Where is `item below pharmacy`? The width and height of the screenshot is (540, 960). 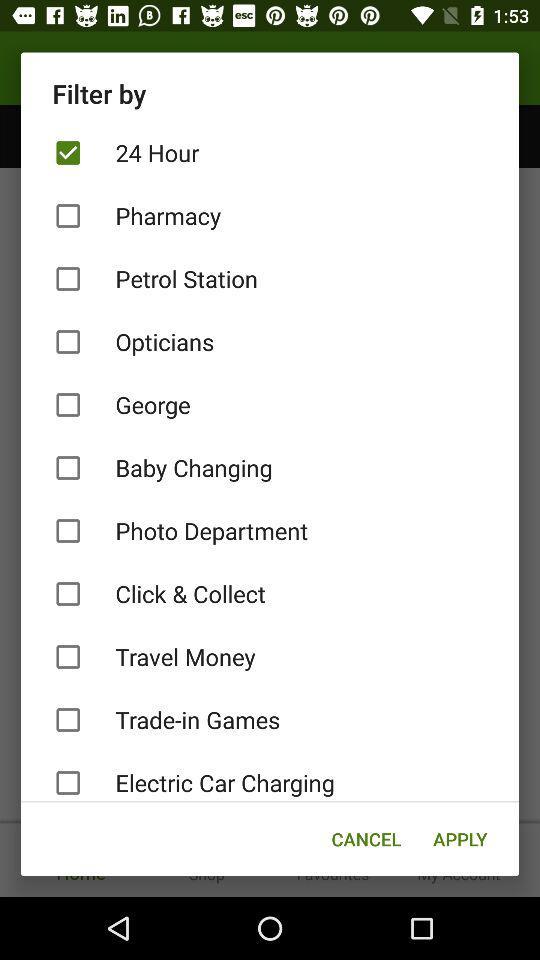
item below pharmacy is located at coordinates (270, 277).